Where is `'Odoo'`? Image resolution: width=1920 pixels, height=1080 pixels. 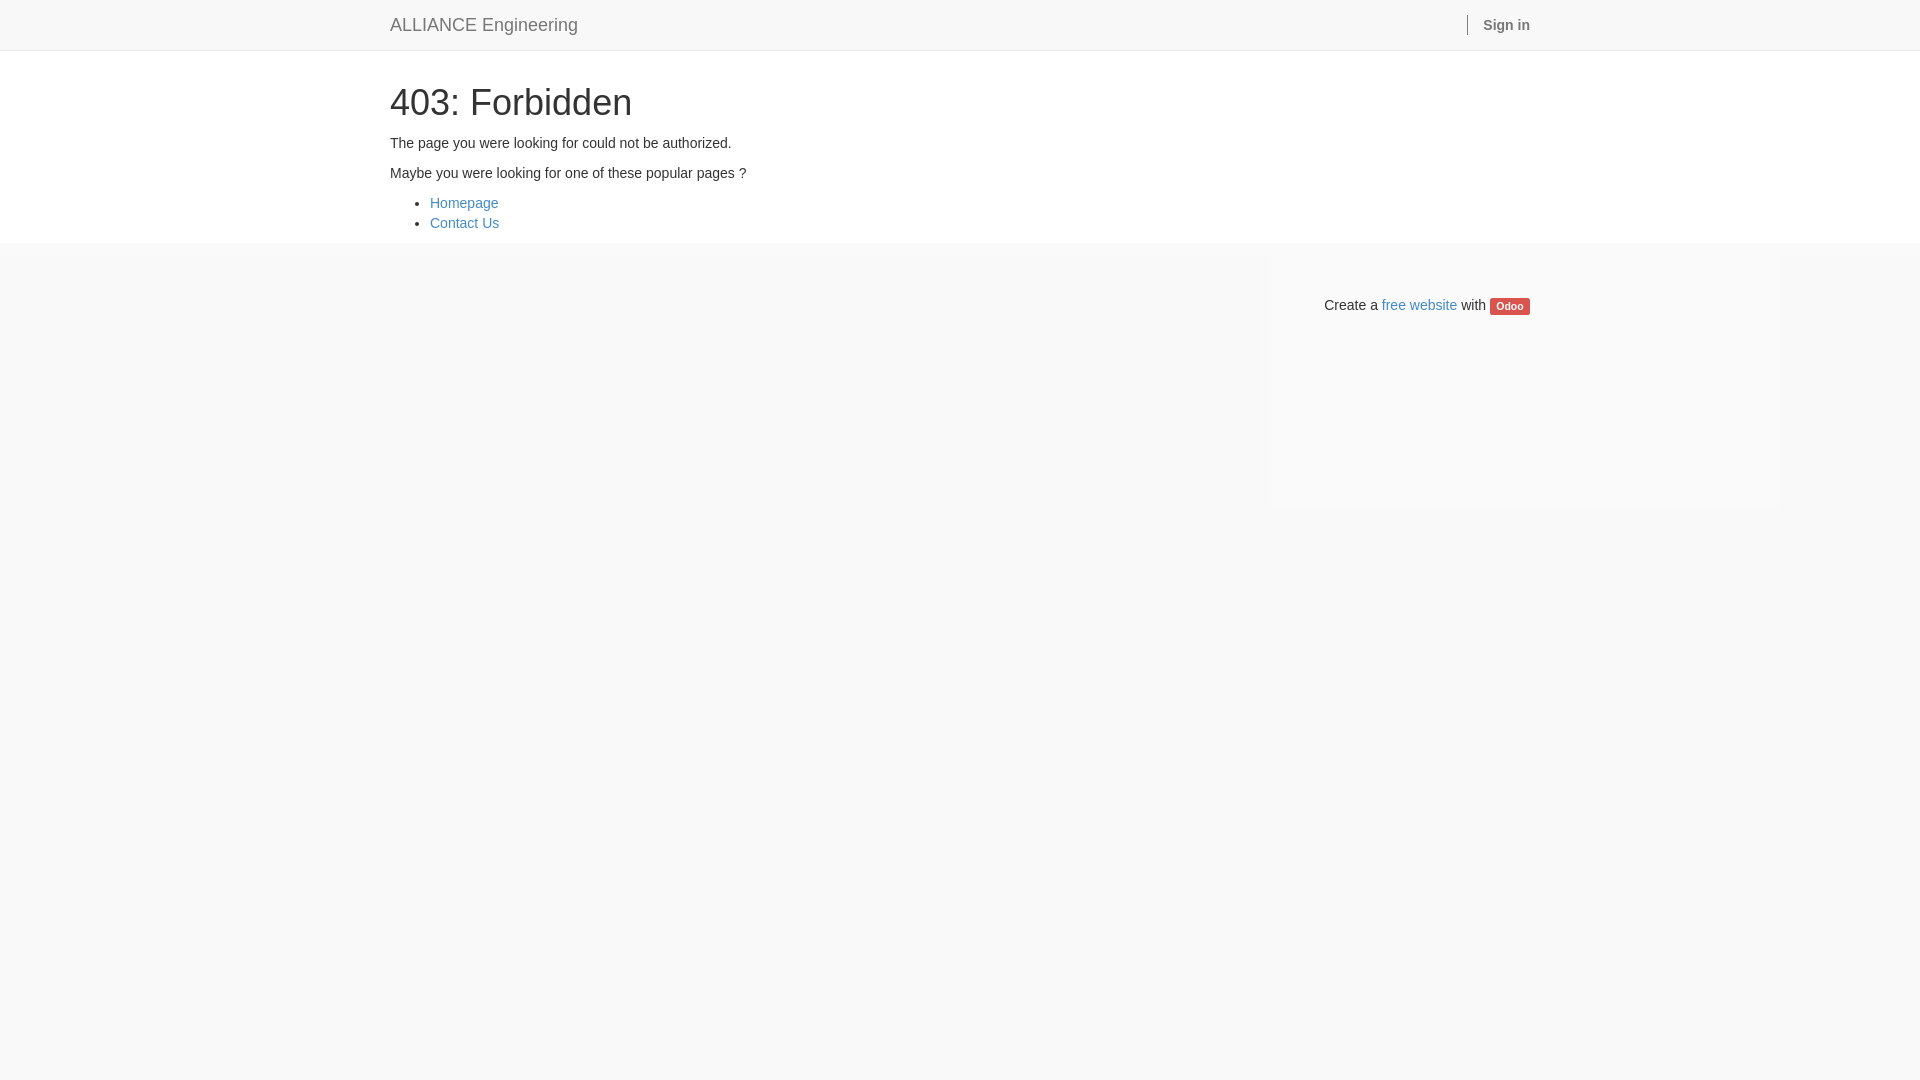
'Odoo' is located at coordinates (1510, 306).